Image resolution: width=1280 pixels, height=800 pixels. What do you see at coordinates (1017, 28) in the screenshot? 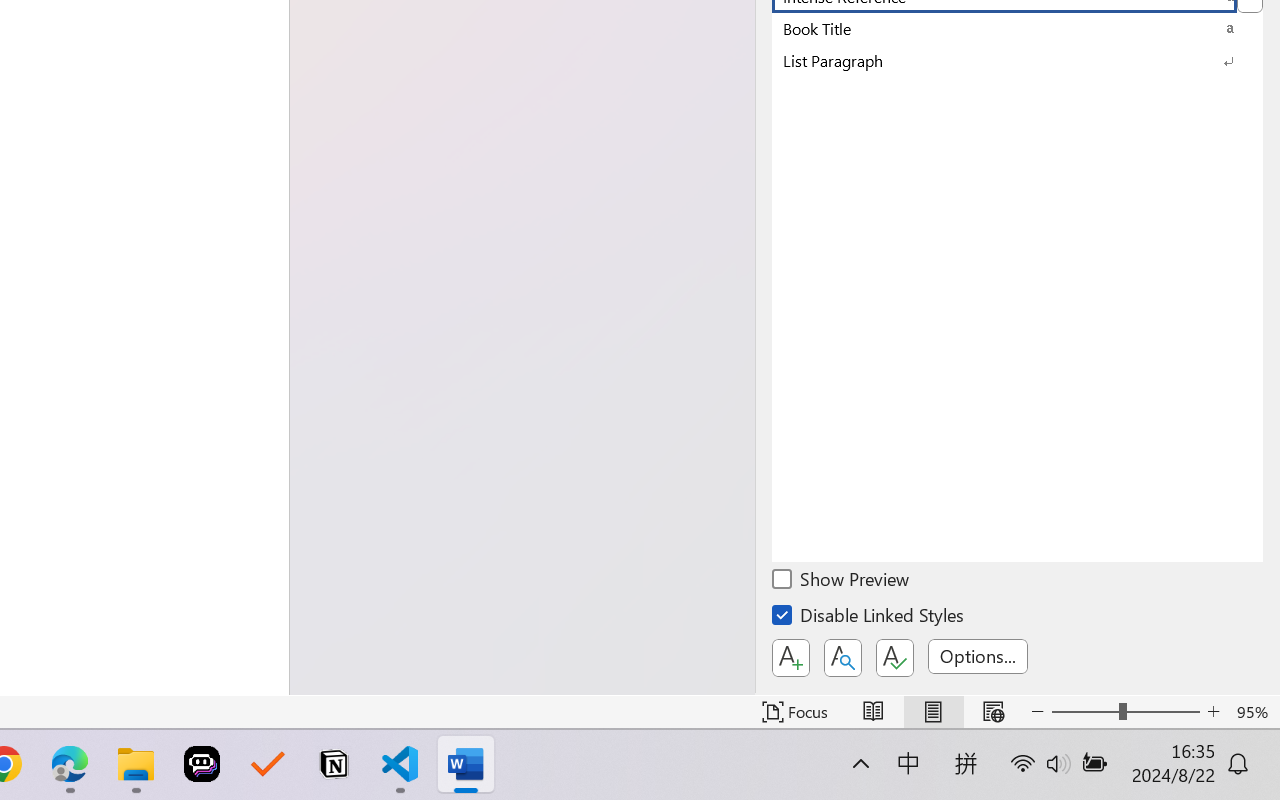
I see `'Book Title'` at bounding box center [1017, 28].